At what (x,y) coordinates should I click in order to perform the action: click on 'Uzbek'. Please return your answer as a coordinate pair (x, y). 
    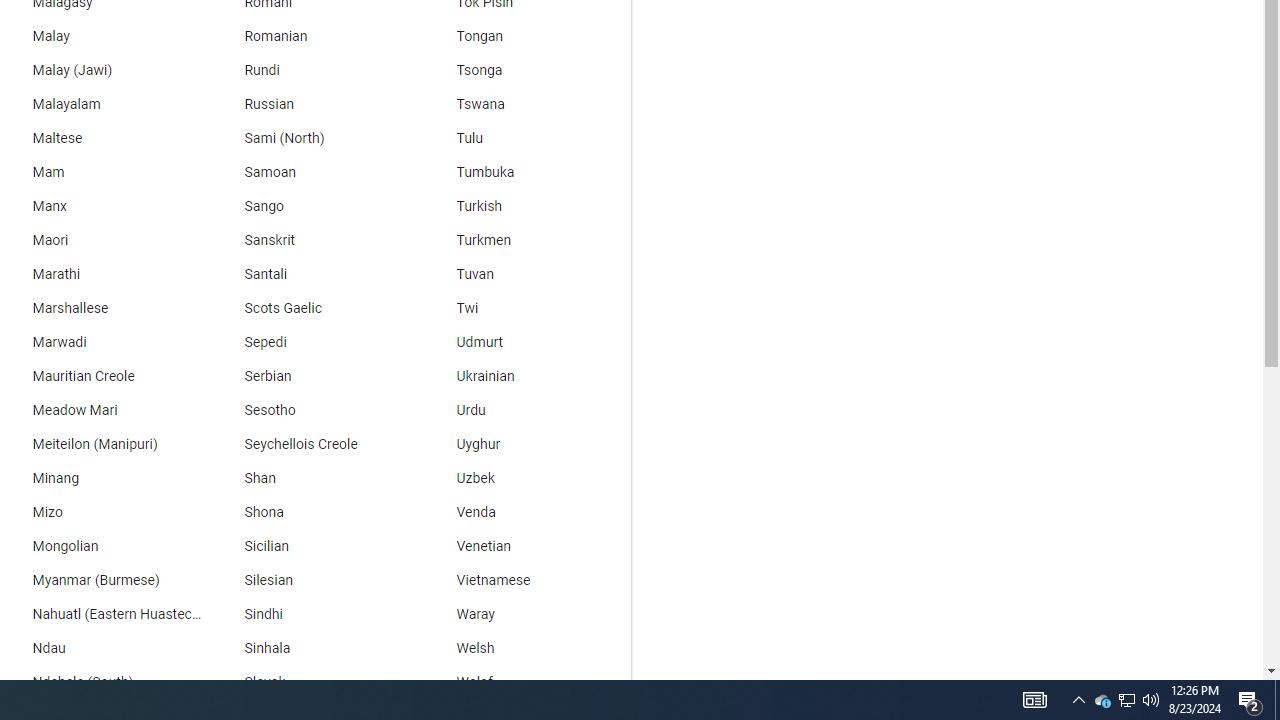
    Looking at the image, I should click on (525, 479).